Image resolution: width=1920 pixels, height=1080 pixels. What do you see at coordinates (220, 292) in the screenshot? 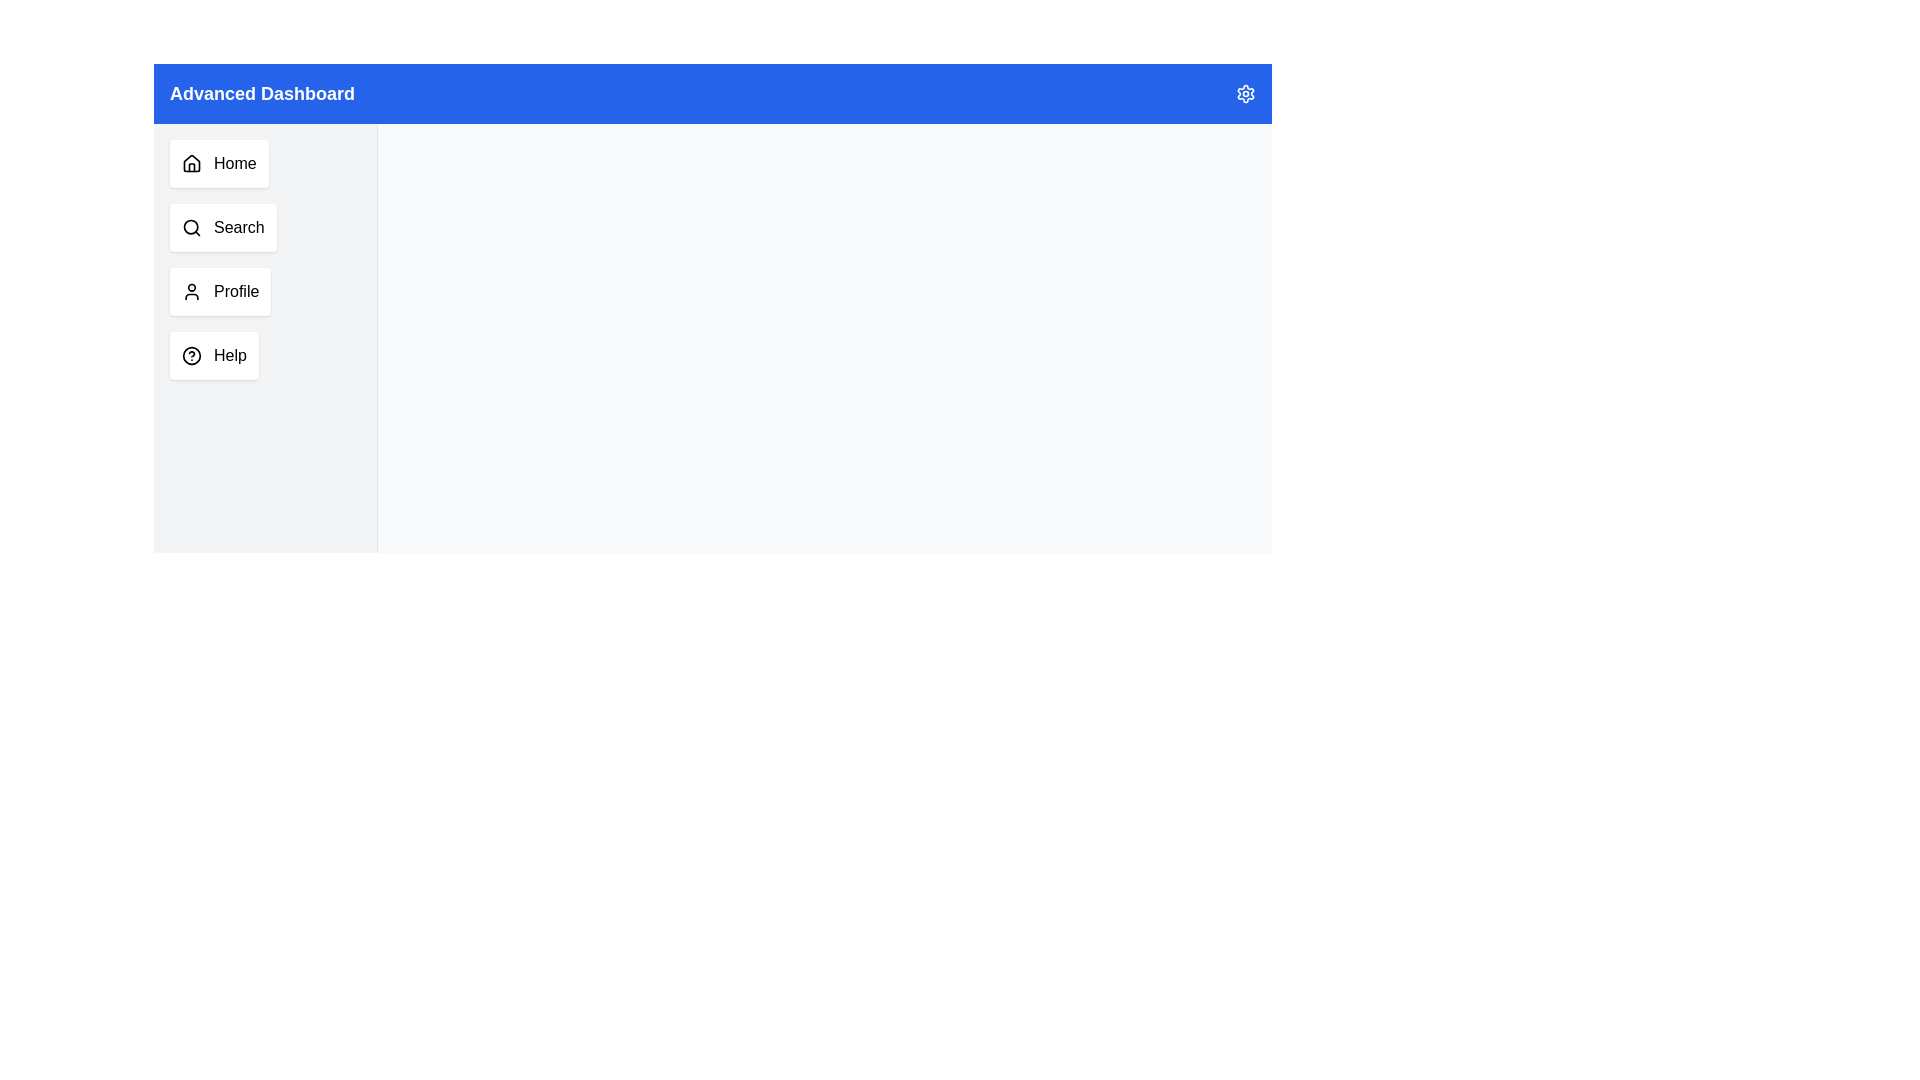
I see `the 'Profile' navigation button located in the left sidebar of the application interface` at bounding box center [220, 292].